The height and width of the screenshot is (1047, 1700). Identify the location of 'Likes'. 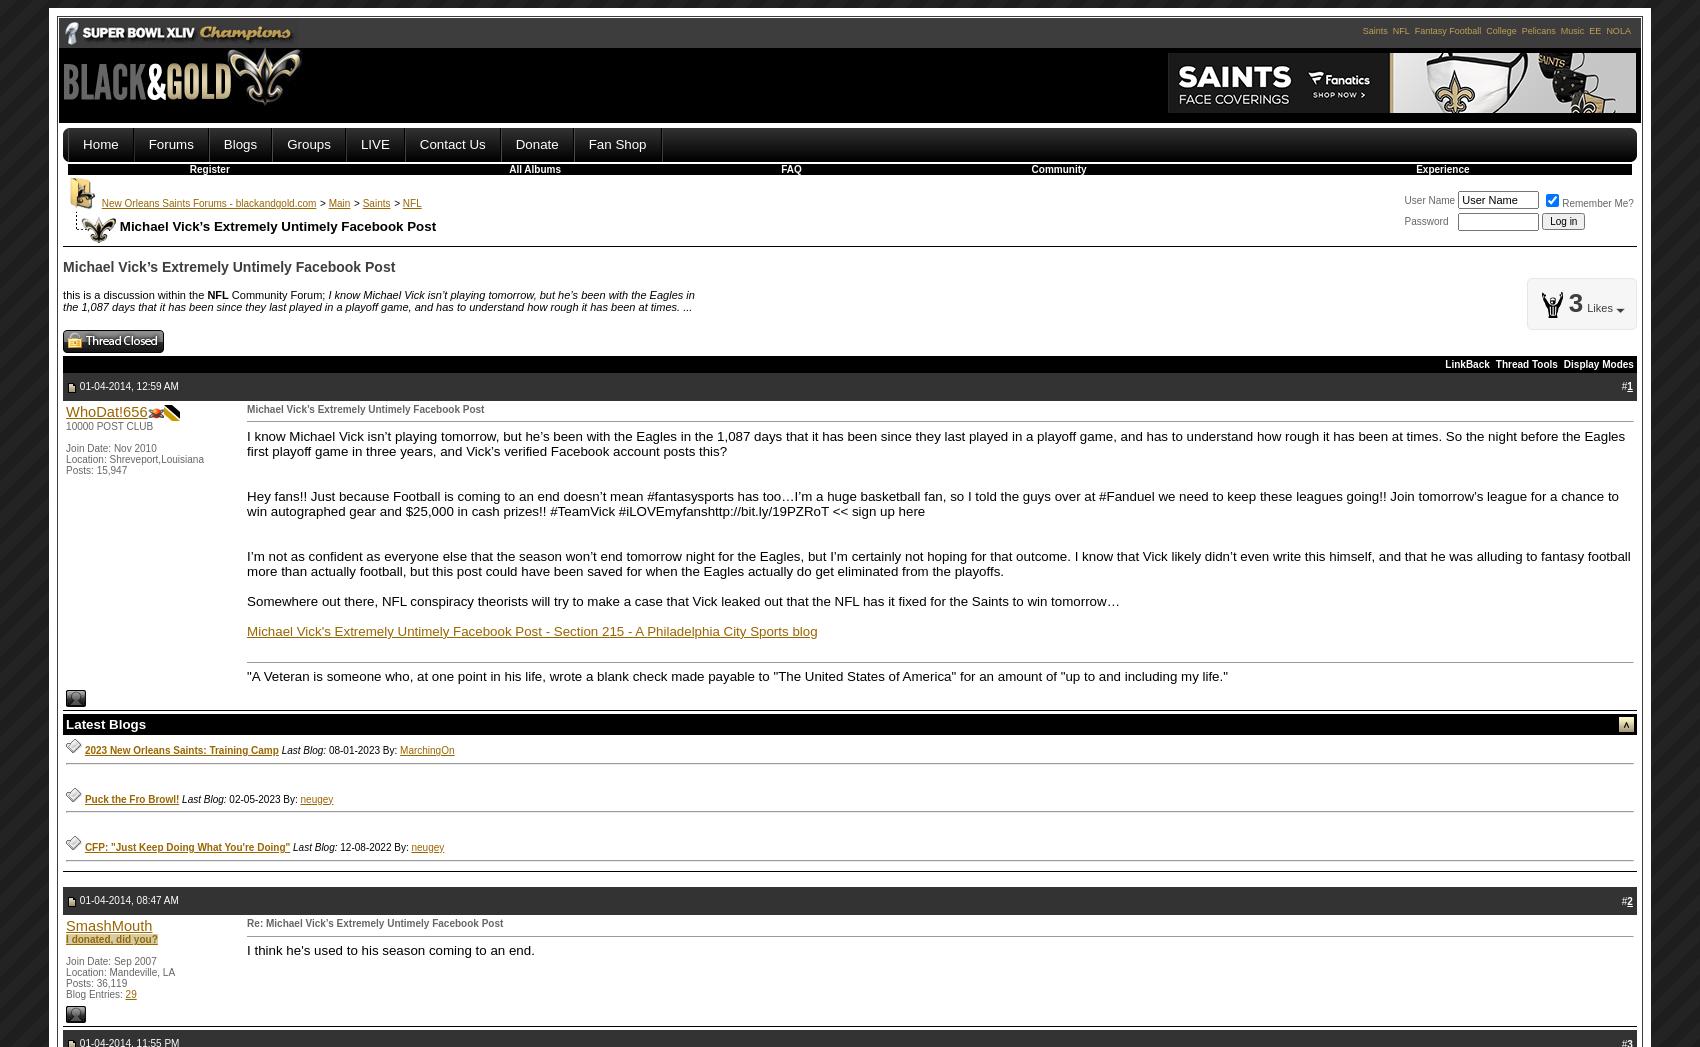
(1598, 305).